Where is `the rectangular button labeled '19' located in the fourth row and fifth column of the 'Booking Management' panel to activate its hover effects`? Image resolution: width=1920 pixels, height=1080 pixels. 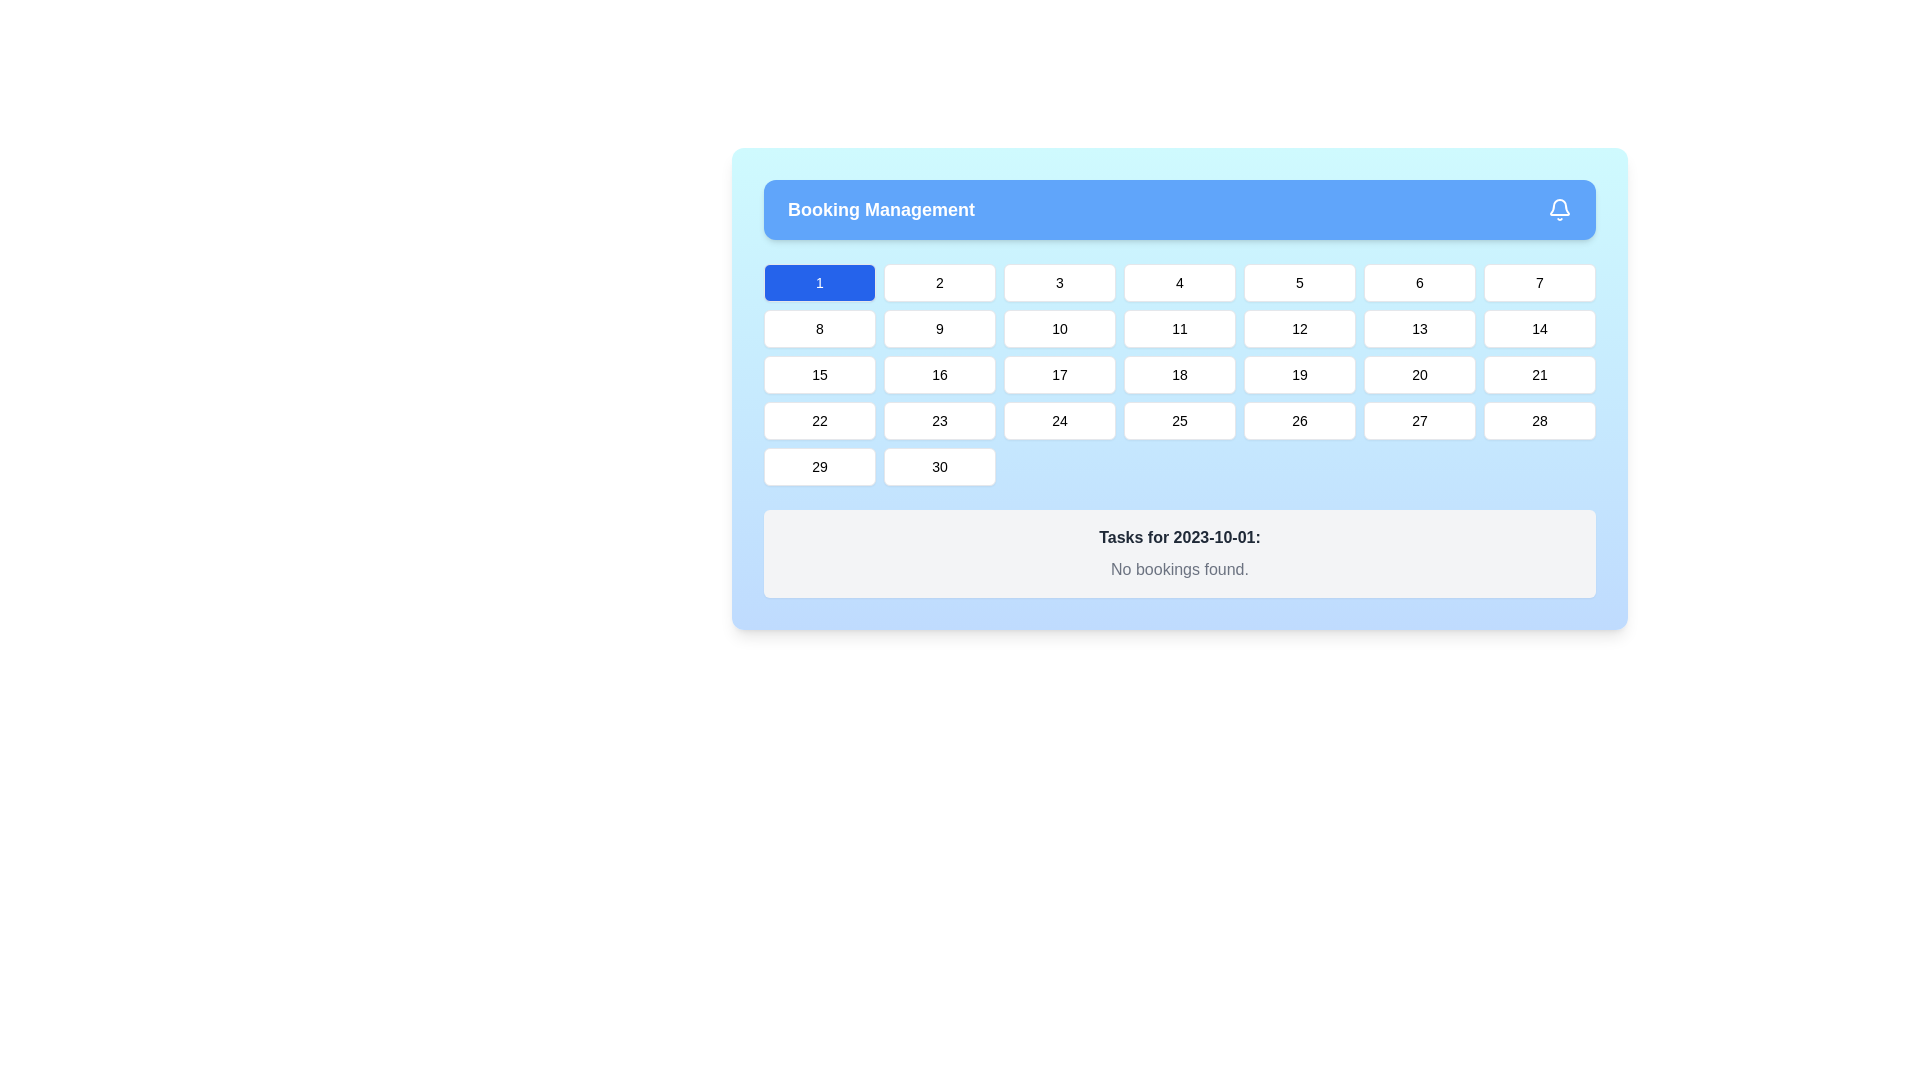
the rectangular button labeled '19' located in the fourth row and fifth column of the 'Booking Management' panel to activate its hover effects is located at coordinates (1300, 374).